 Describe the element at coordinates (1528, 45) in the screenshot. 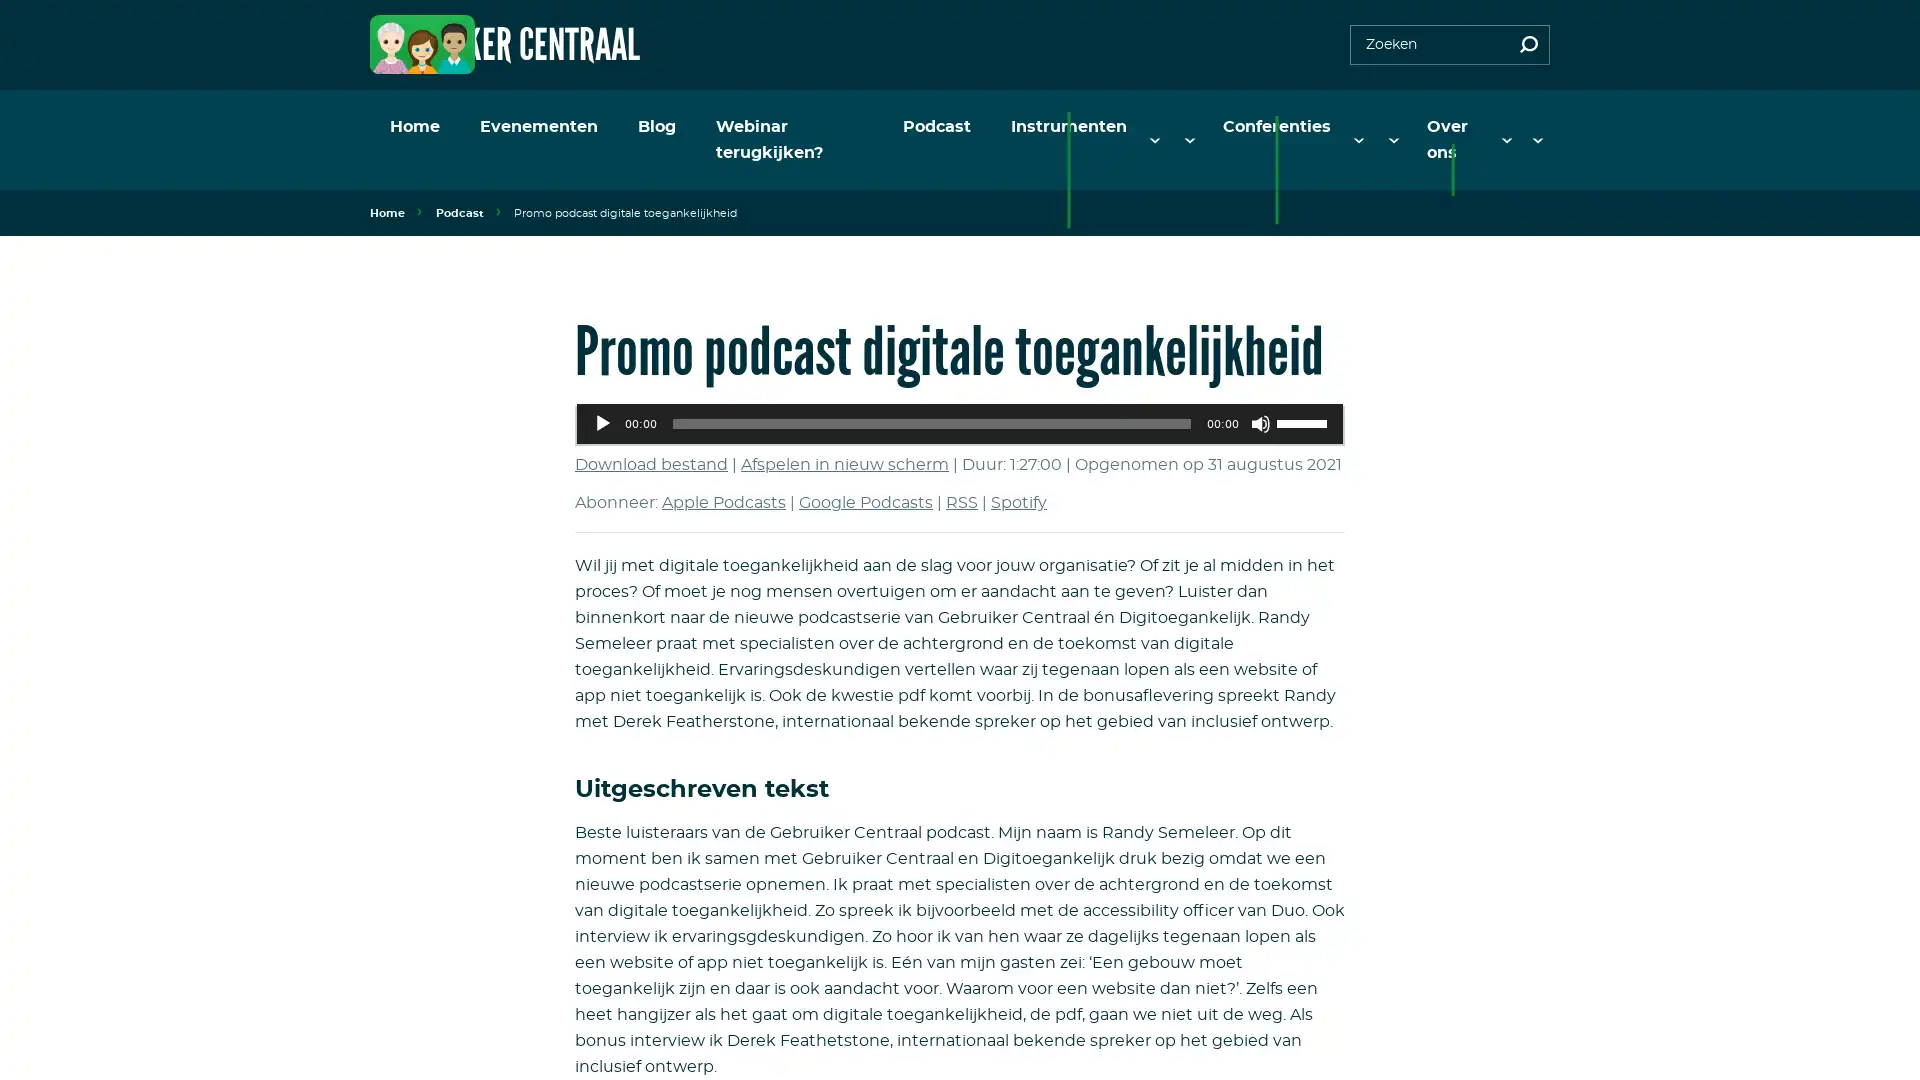

I see `Zoek` at that location.